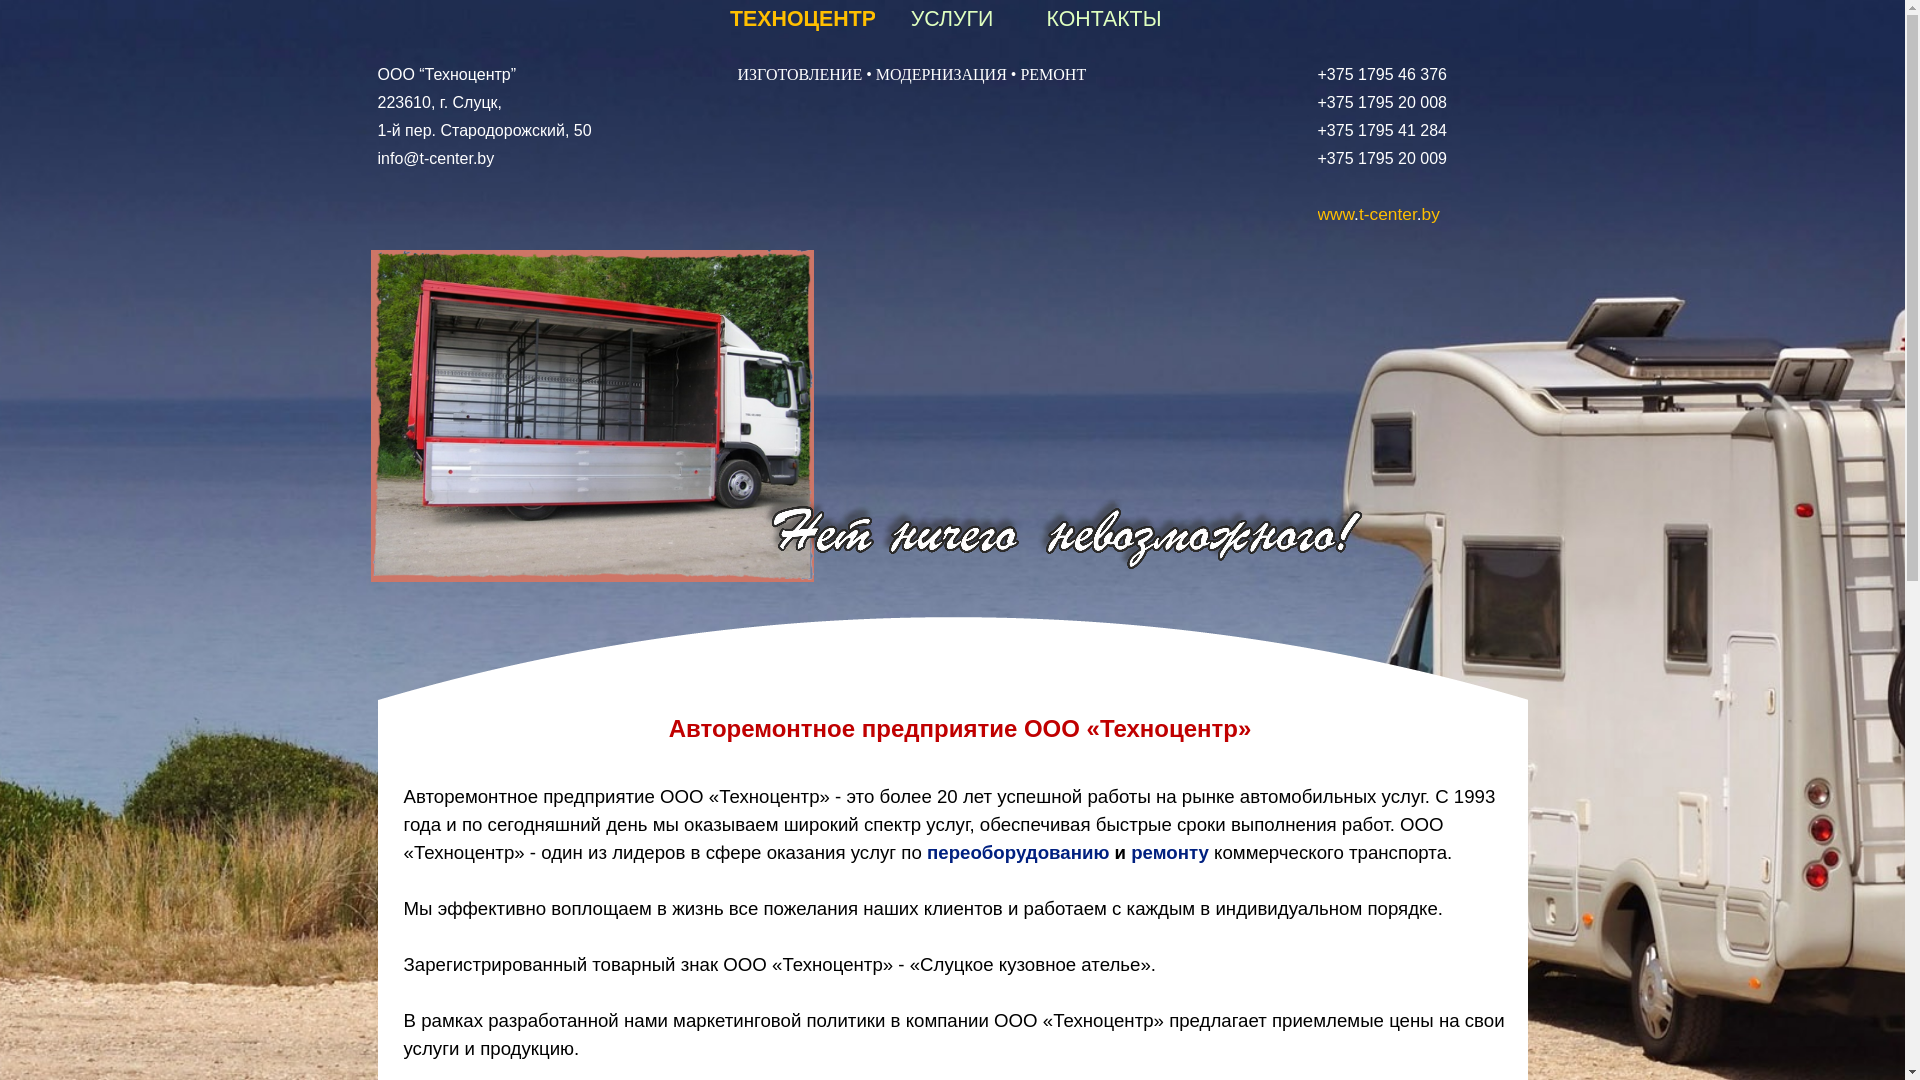  What do you see at coordinates (1377, 213) in the screenshot?
I see `'www.t-center.by'` at bounding box center [1377, 213].